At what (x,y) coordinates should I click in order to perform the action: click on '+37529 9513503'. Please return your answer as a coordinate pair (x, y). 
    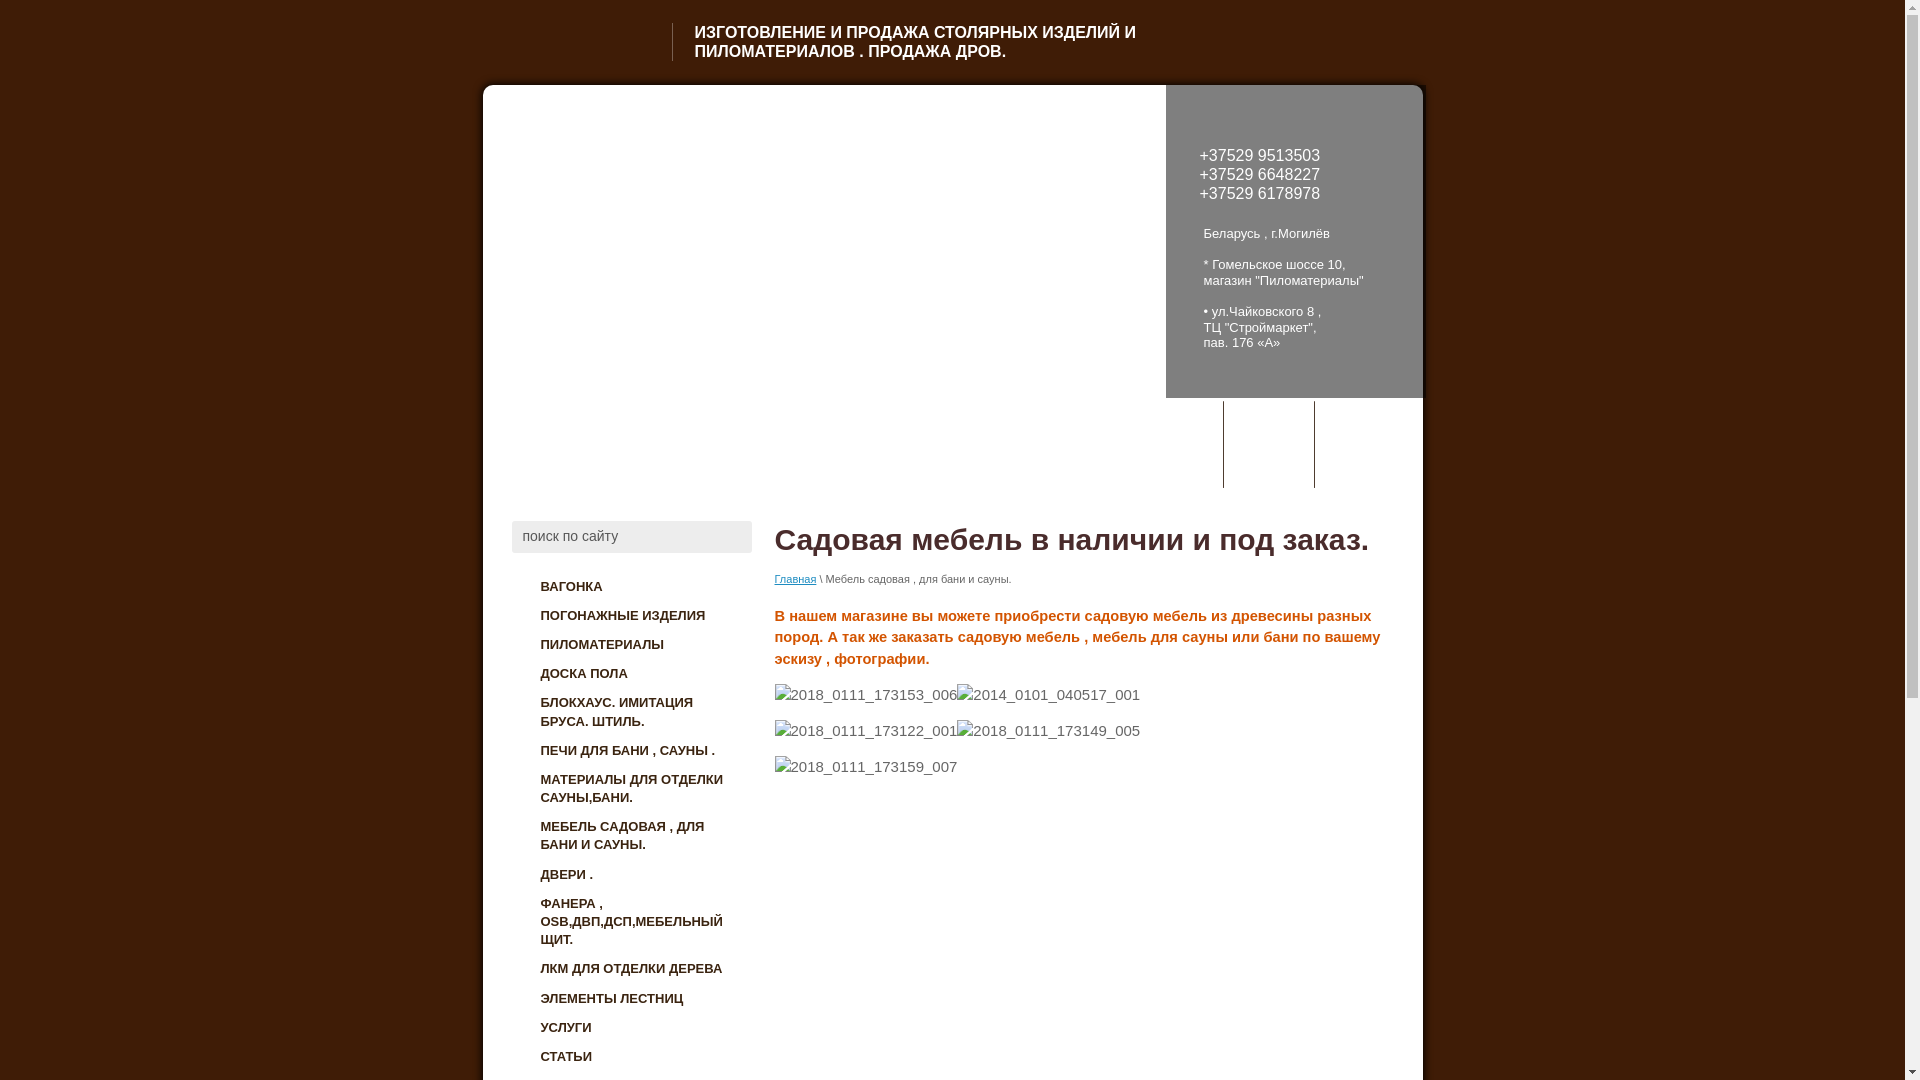
    Looking at the image, I should click on (1259, 154).